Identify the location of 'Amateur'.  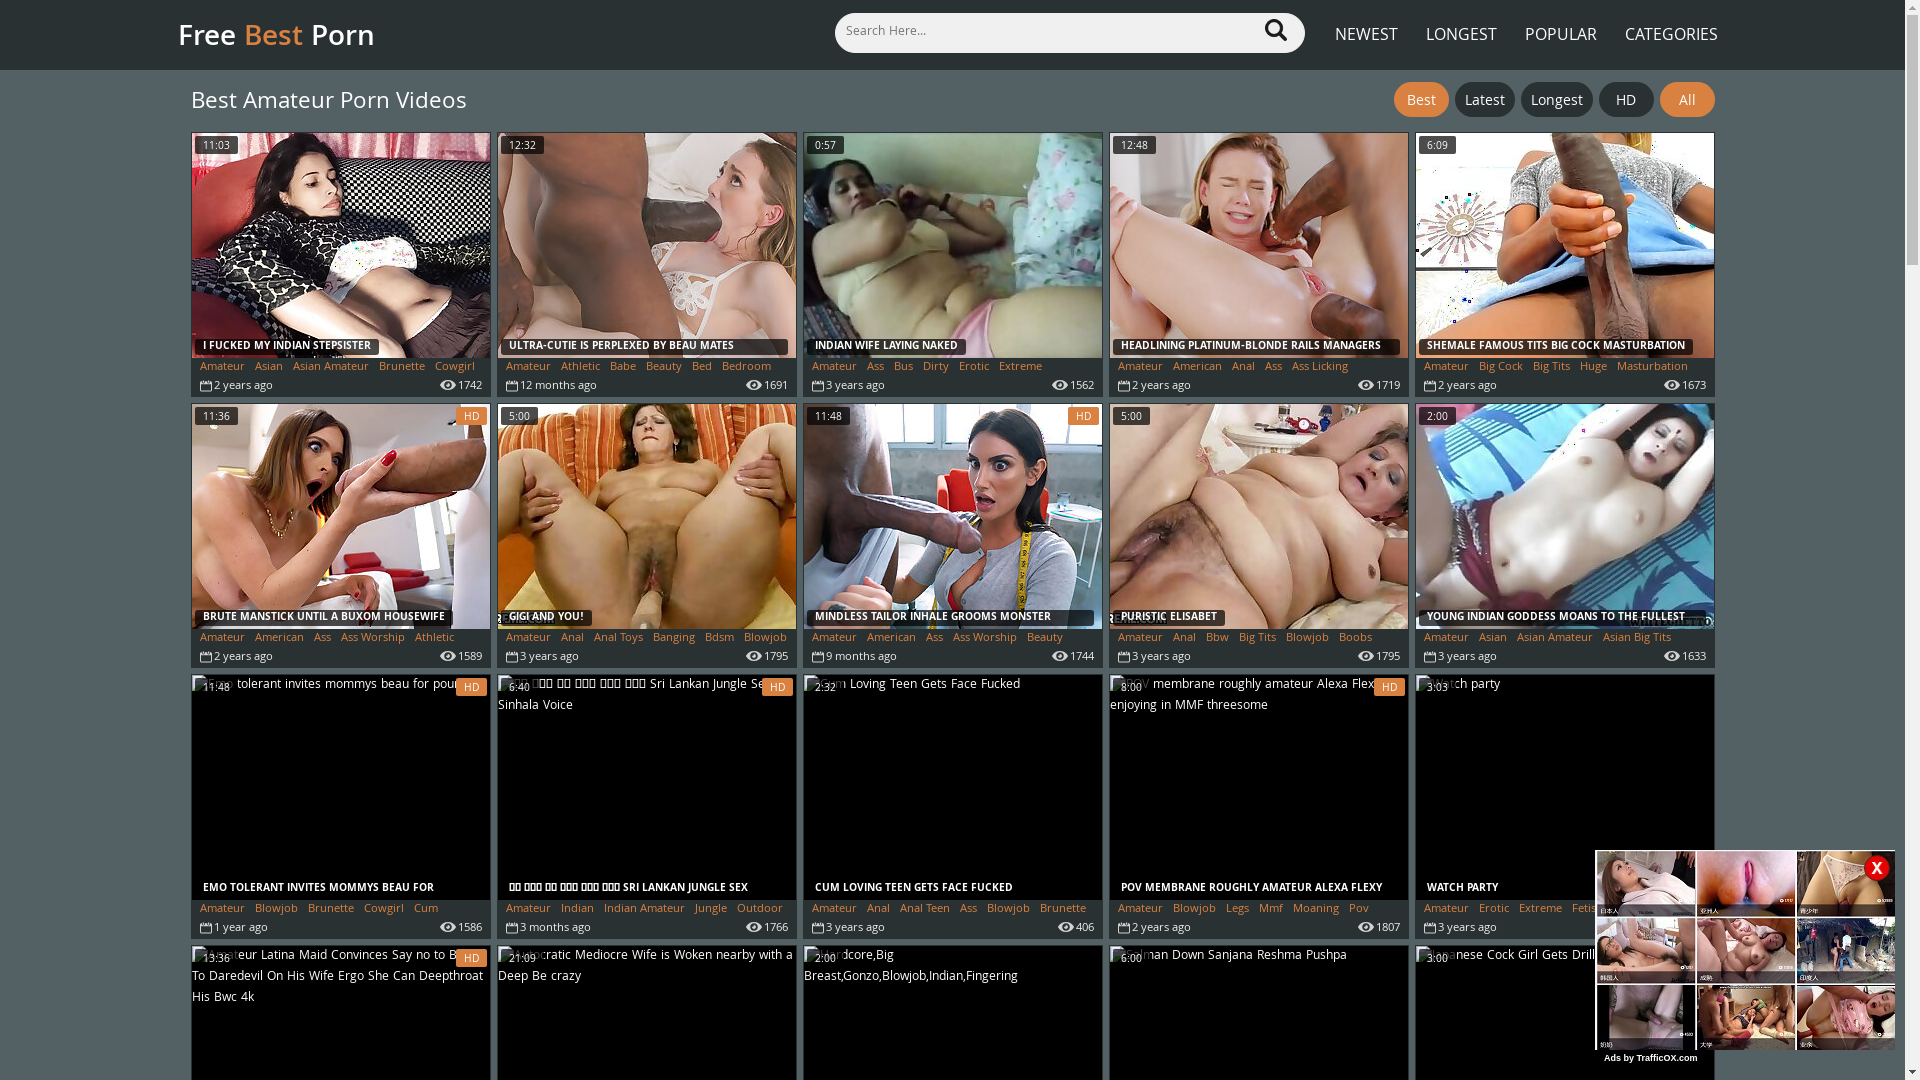
(222, 367).